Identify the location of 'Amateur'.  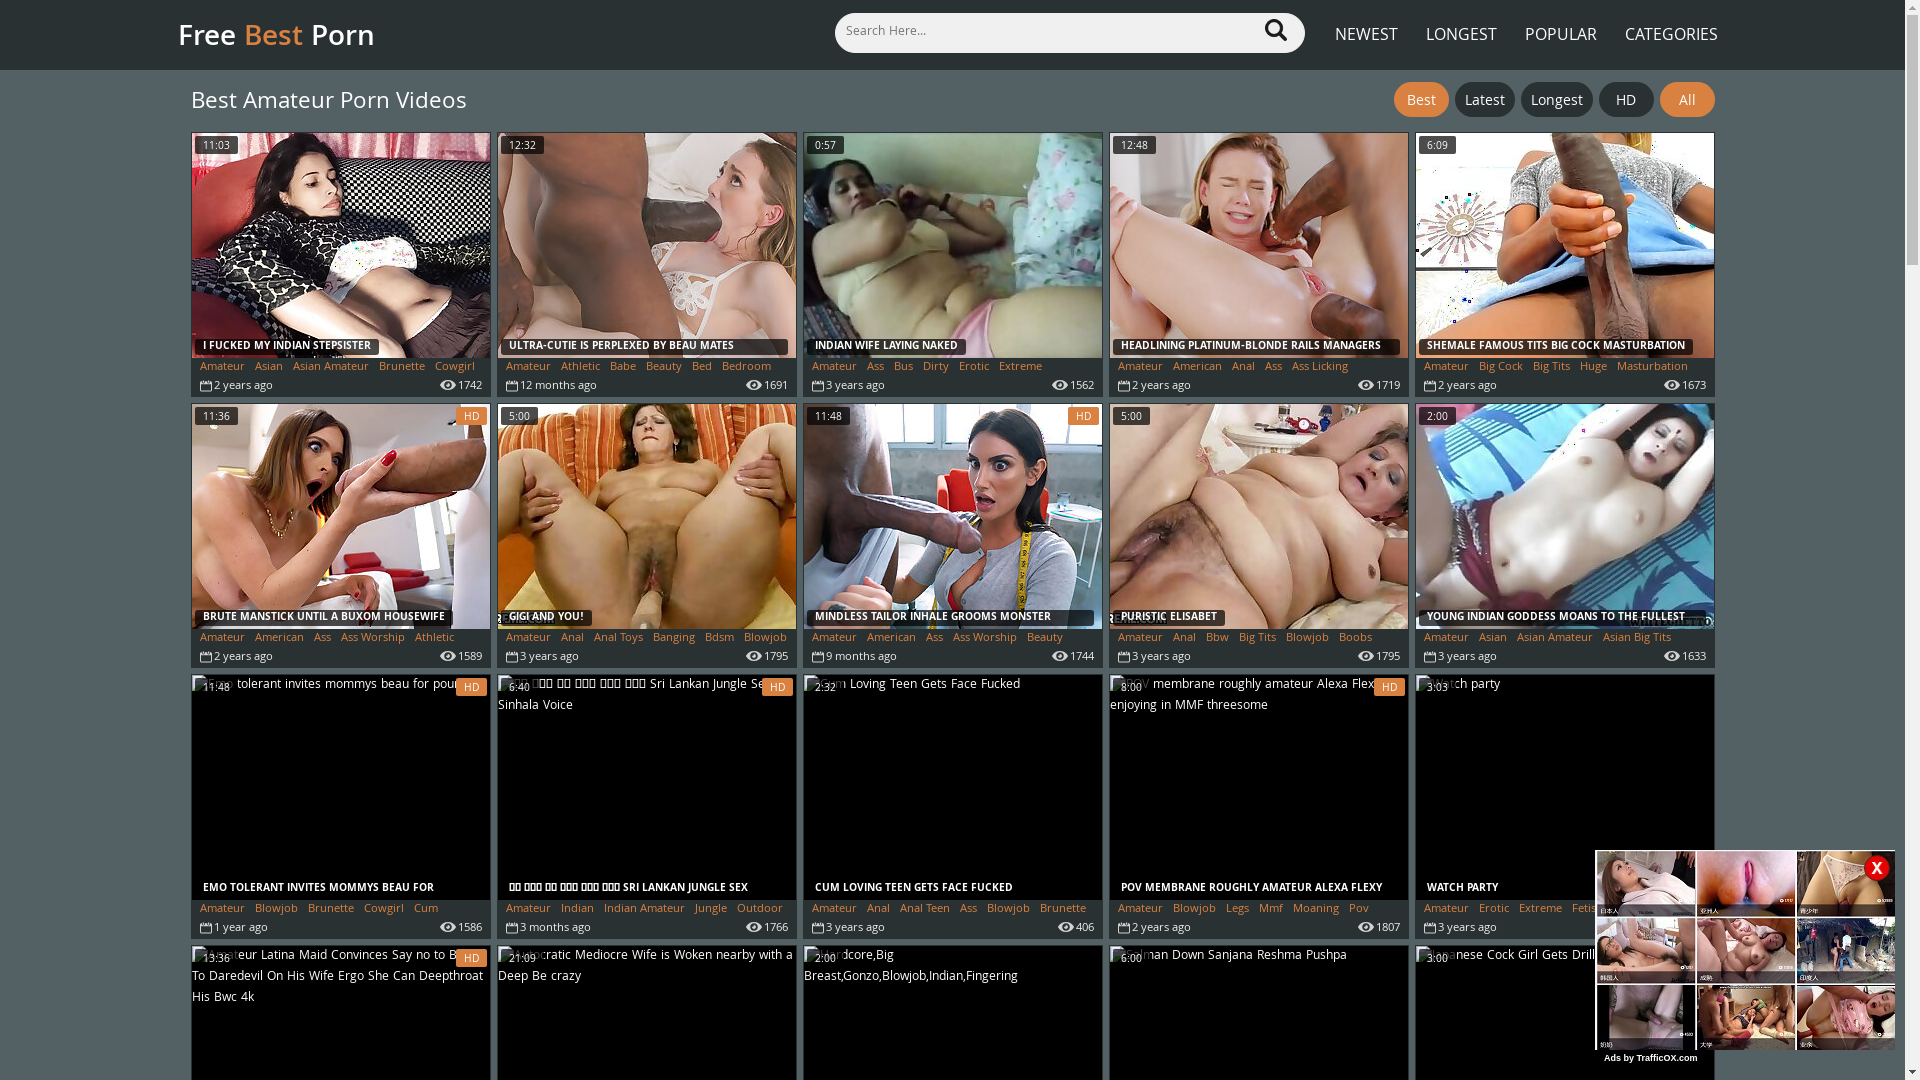
(222, 367).